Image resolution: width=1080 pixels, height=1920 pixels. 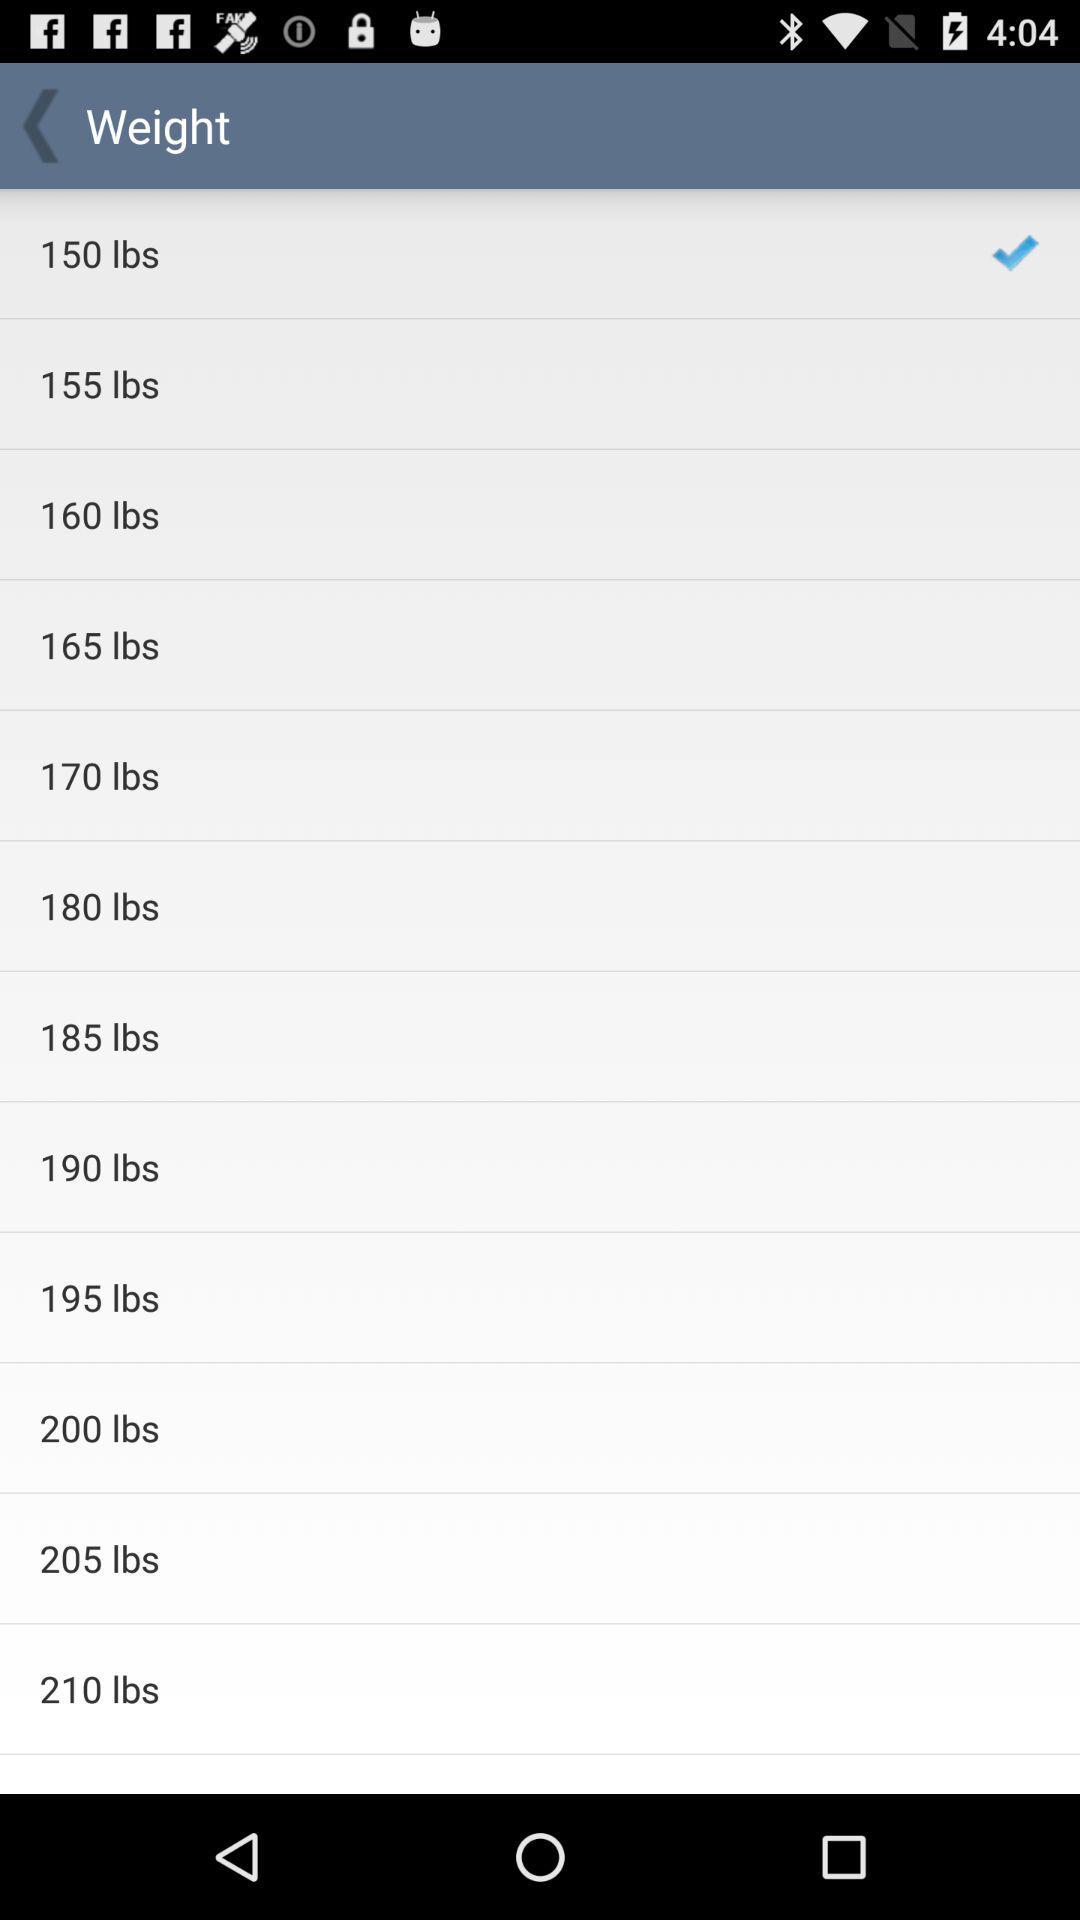 What do you see at coordinates (489, 1557) in the screenshot?
I see `205 lbs` at bounding box center [489, 1557].